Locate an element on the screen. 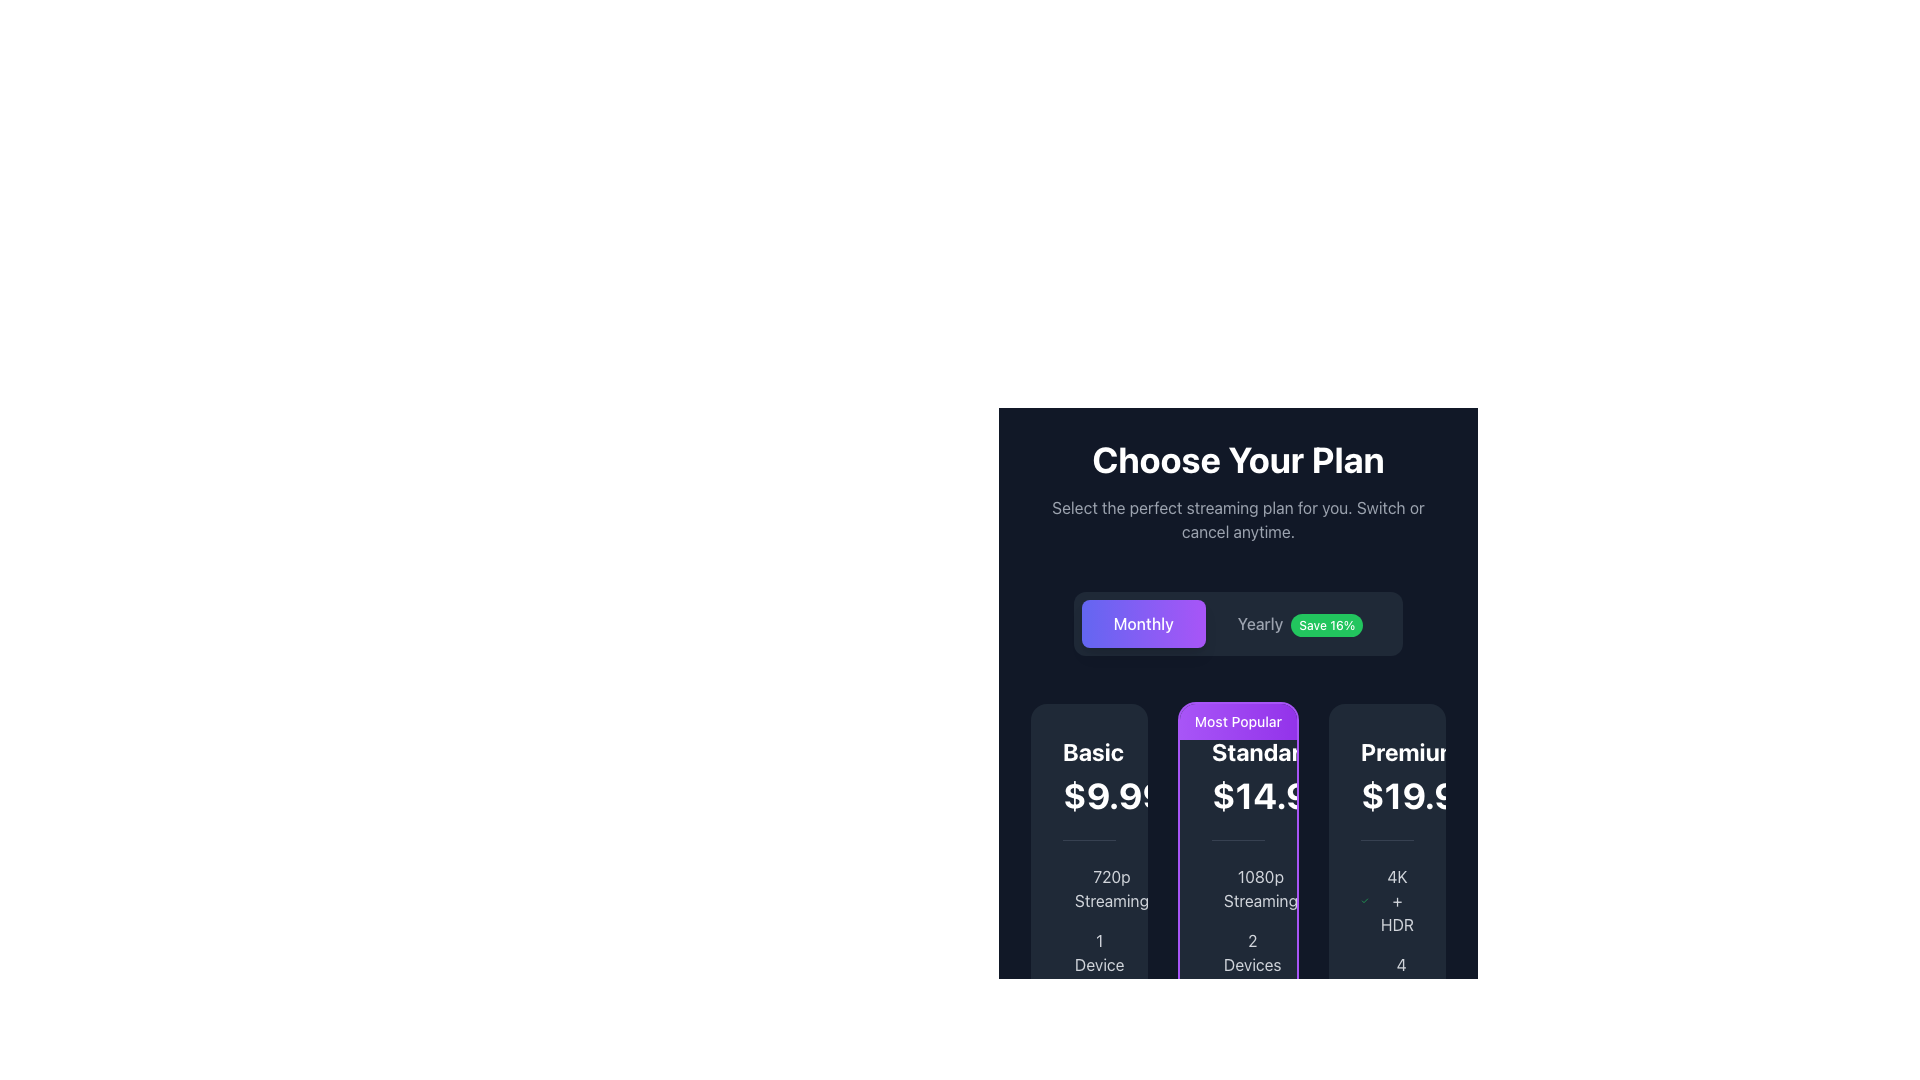 The width and height of the screenshot is (1920, 1080). the Text Display element that informs the user of the name and pricing of the 'Standard' plan, located directly underneath the 'Standard' title in the middle column is located at coordinates (1237, 774).